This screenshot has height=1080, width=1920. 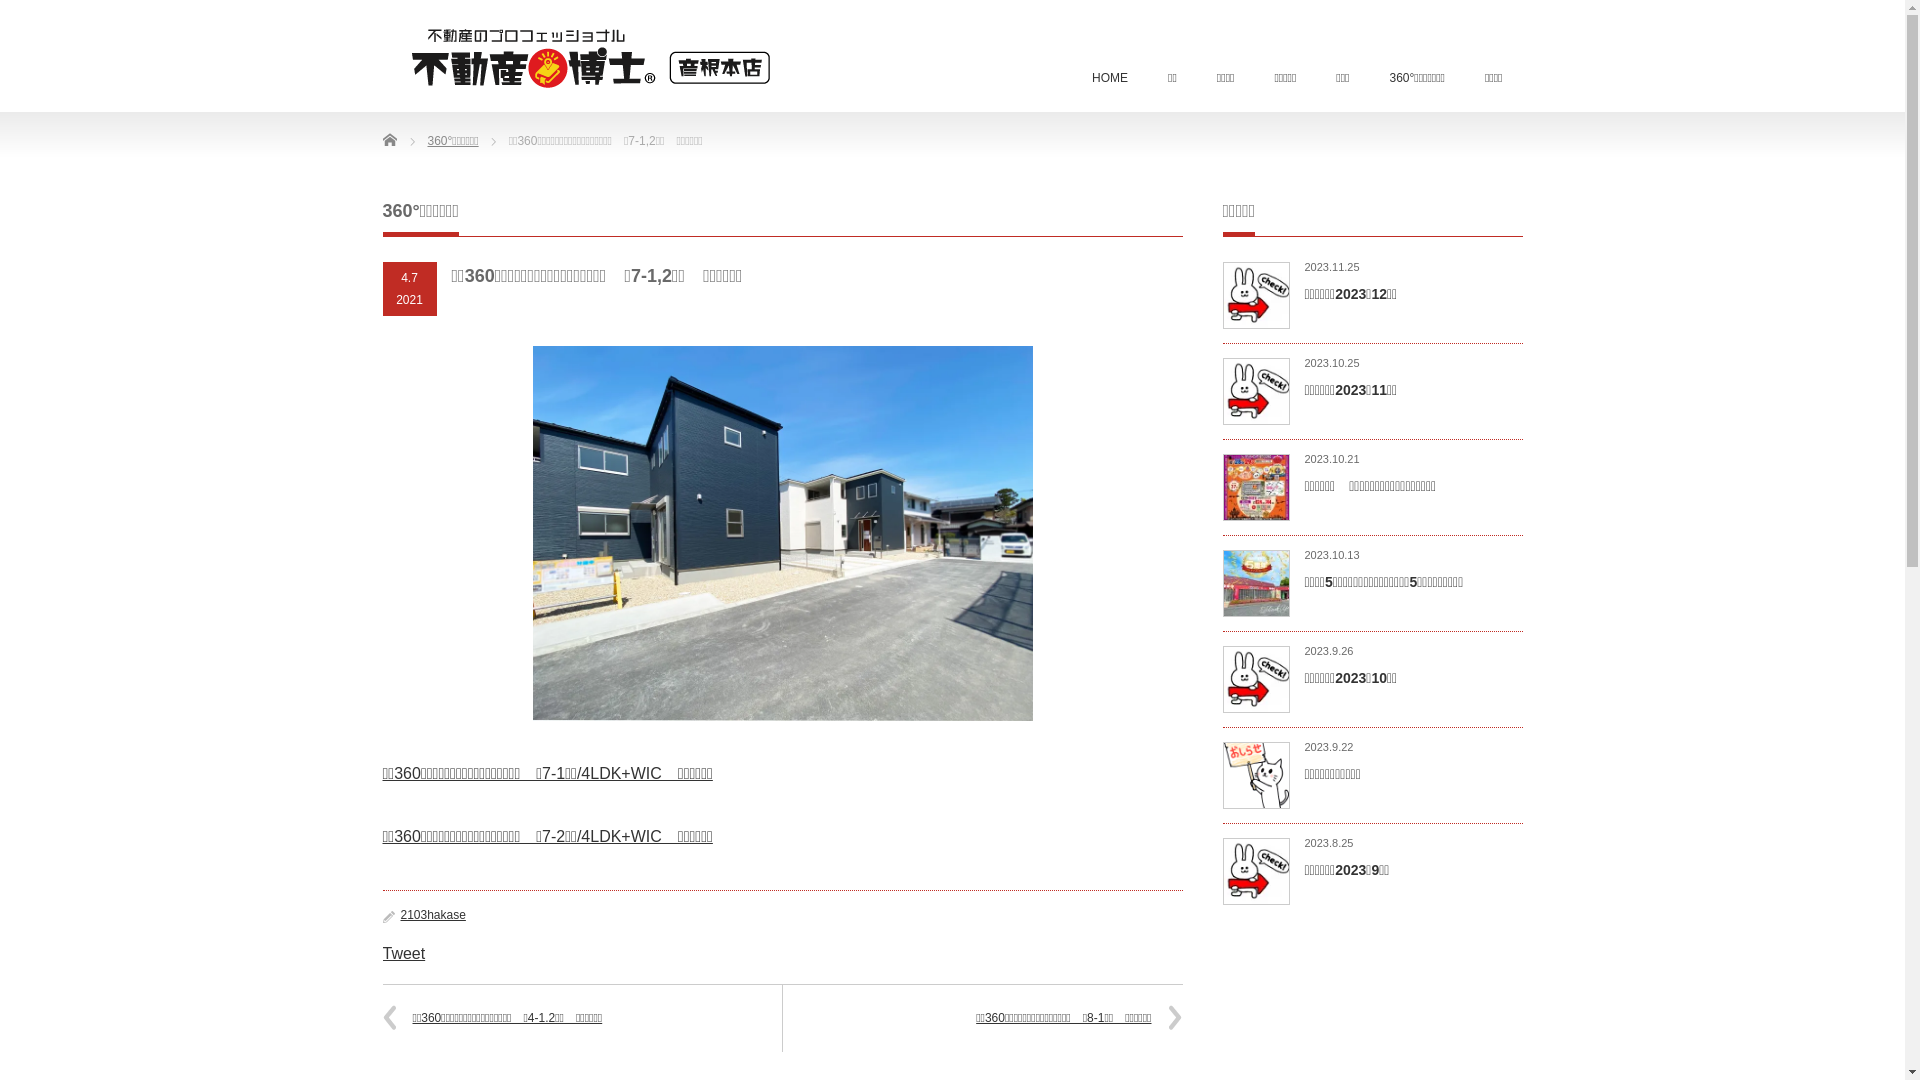 What do you see at coordinates (402, 952) in the screenshot?
I see `'Tweet'` at bounding box center [402, 952].